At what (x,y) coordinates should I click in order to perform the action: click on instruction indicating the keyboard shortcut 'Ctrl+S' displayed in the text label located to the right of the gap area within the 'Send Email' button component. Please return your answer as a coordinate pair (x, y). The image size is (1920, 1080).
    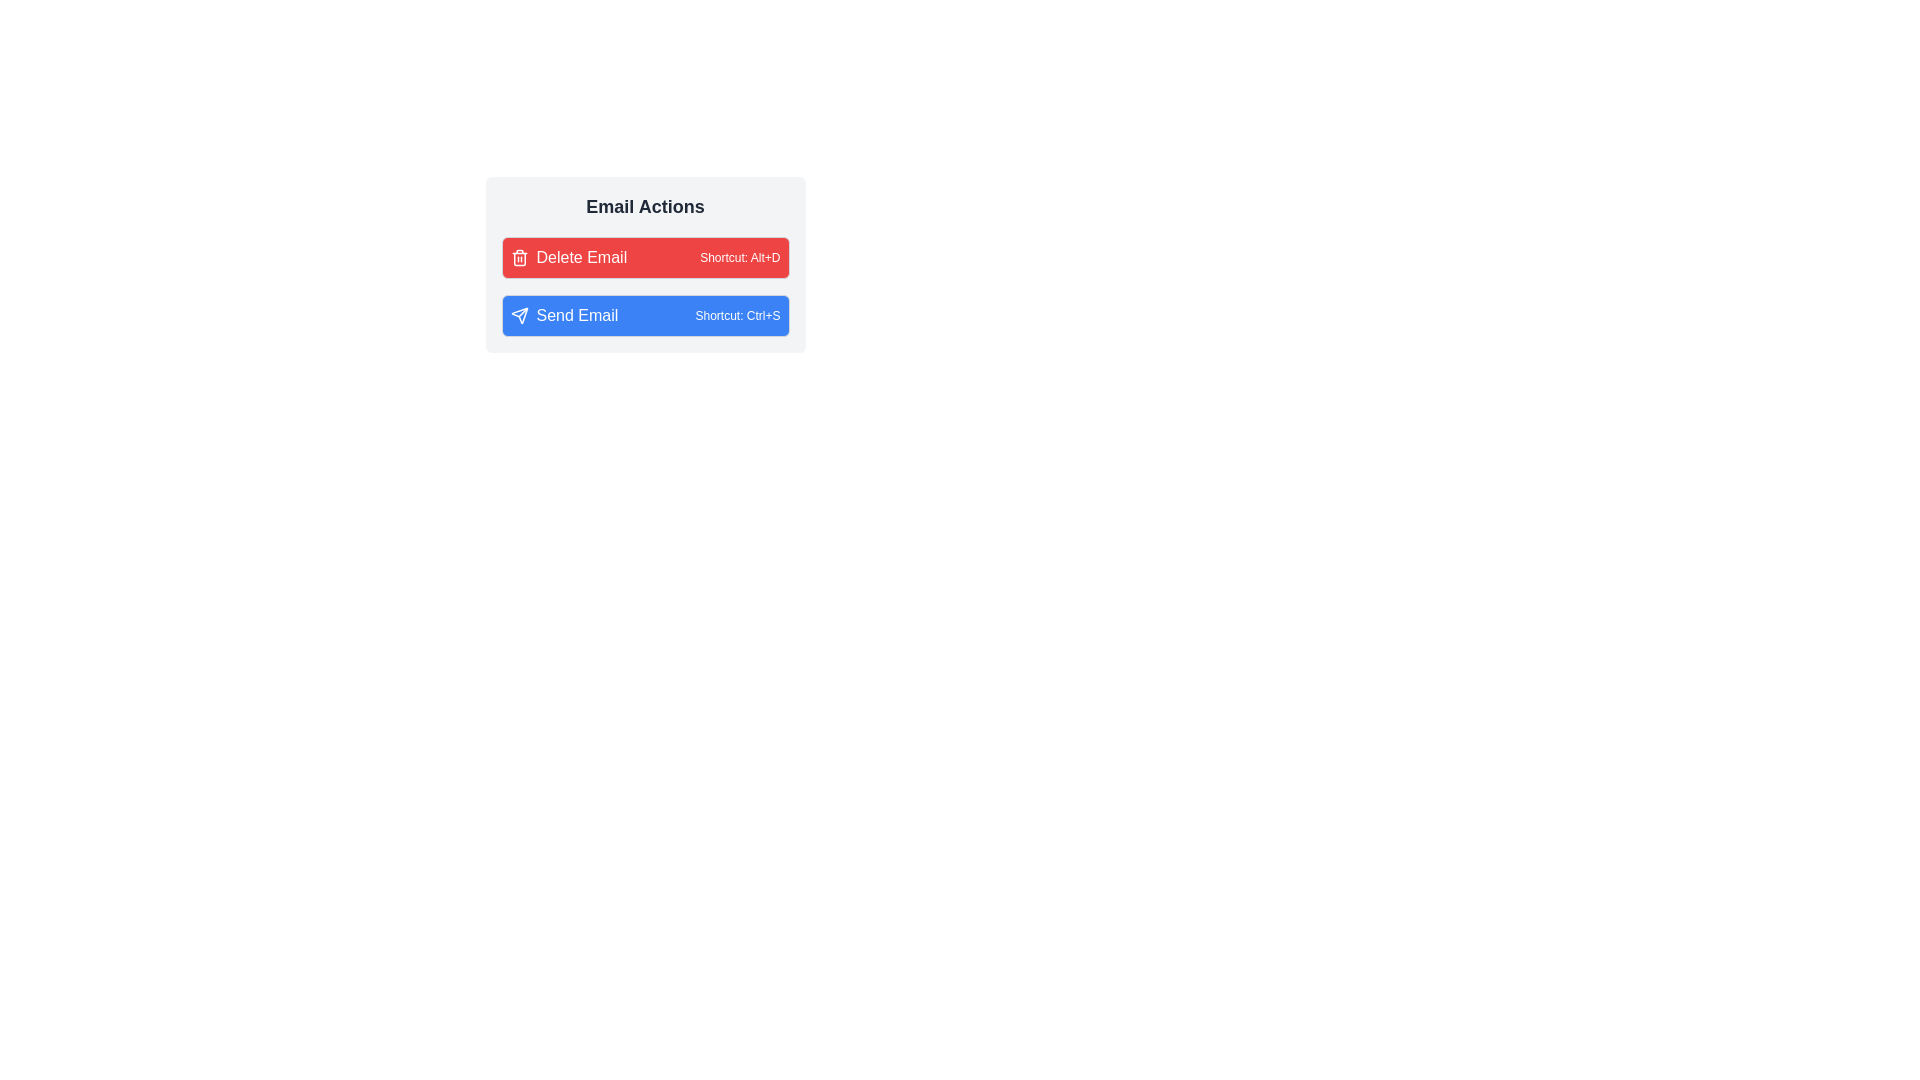
    Looking at the image, I should click on (737, 315).